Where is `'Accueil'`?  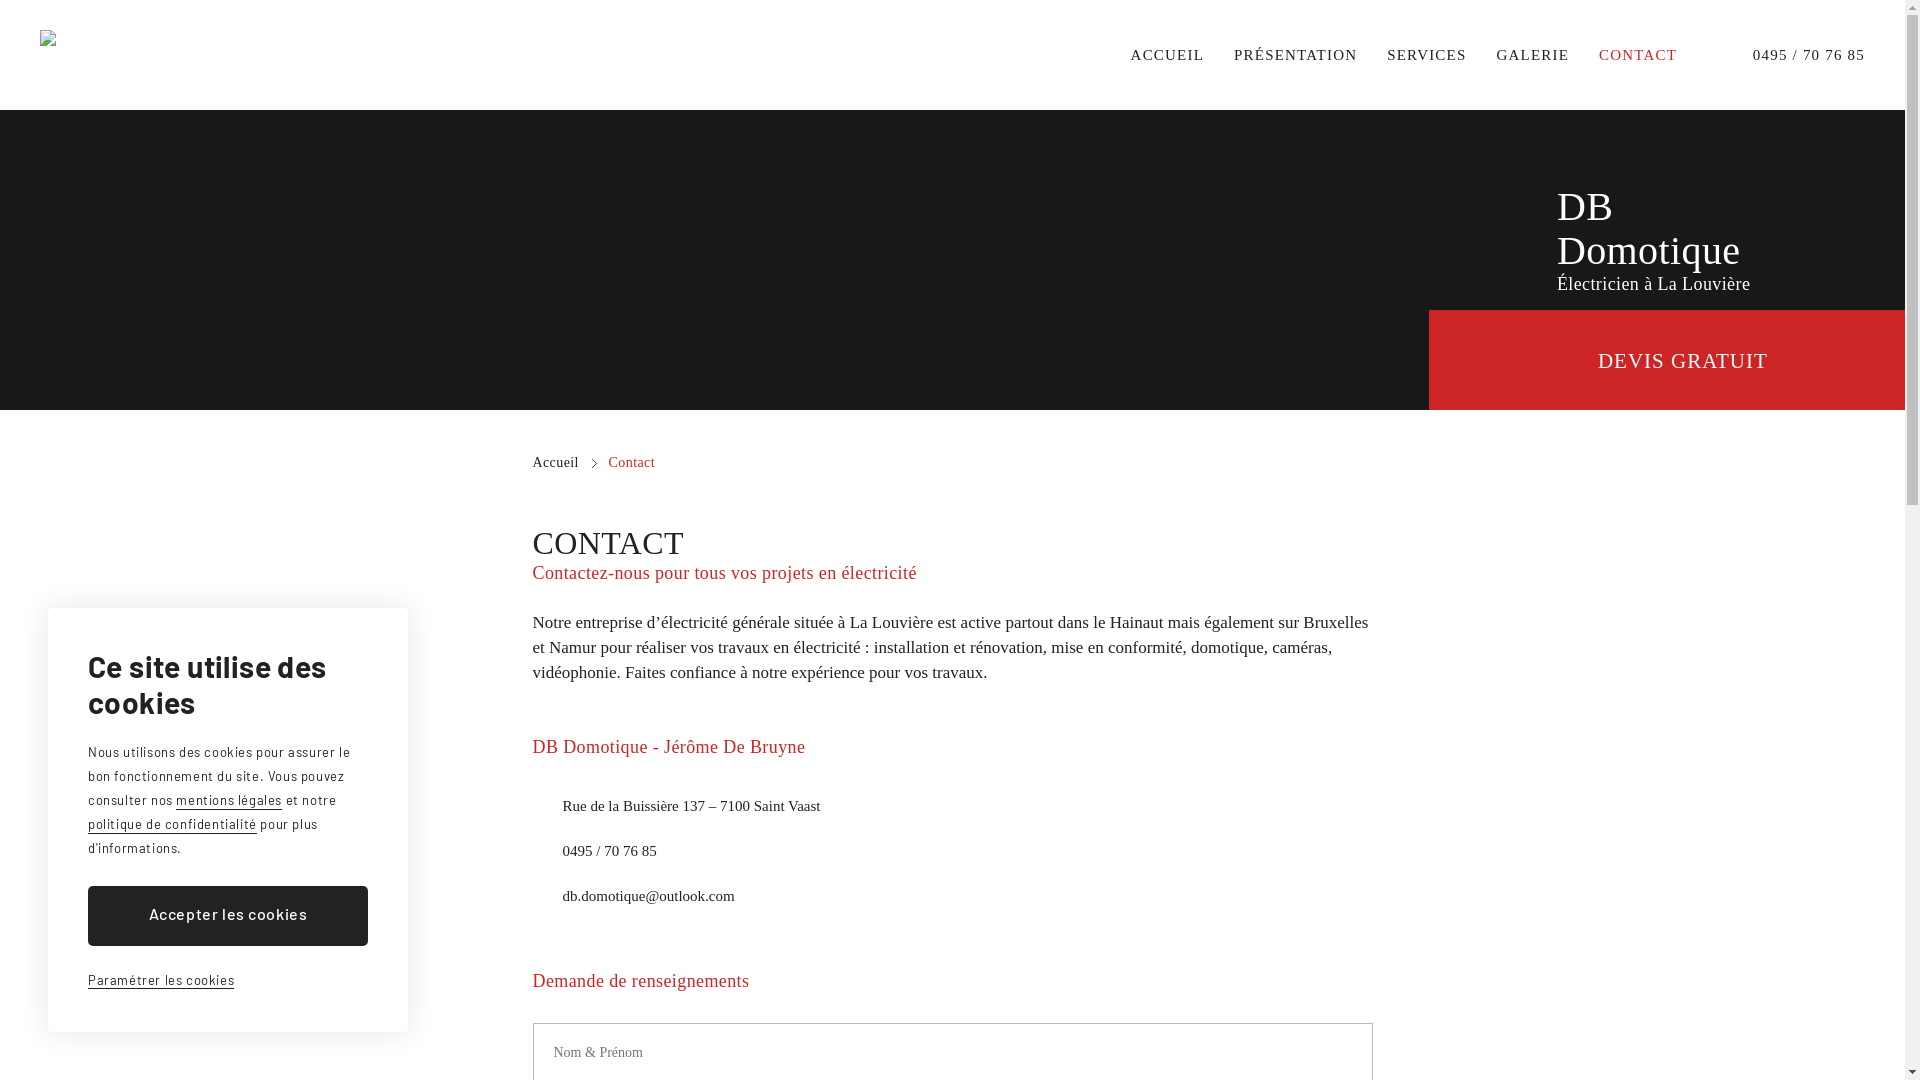 'Accueil' is located at coordinates (563, 462).